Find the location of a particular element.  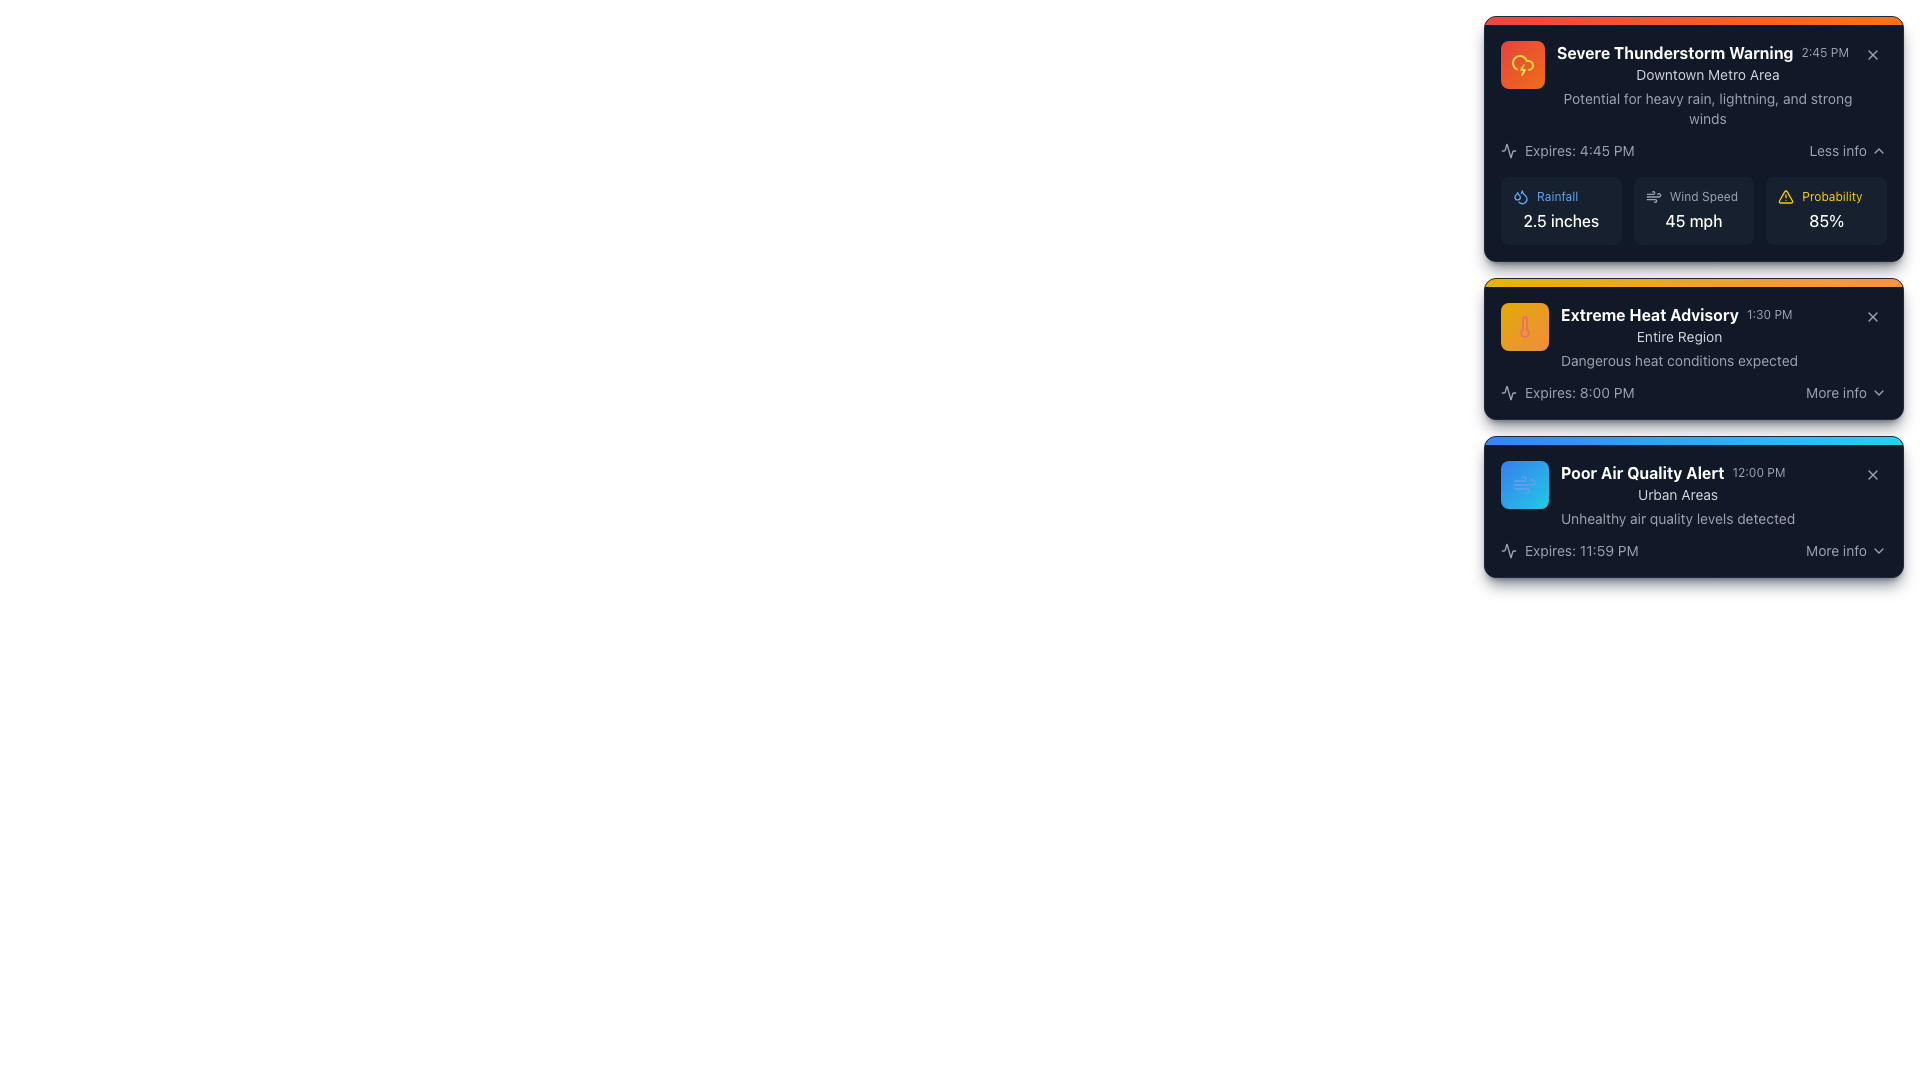

the small white 'x' icon close button located at the top-right corner of the 'Extreme Heat Advisory' alert card is located at coordinates (1871, 315).